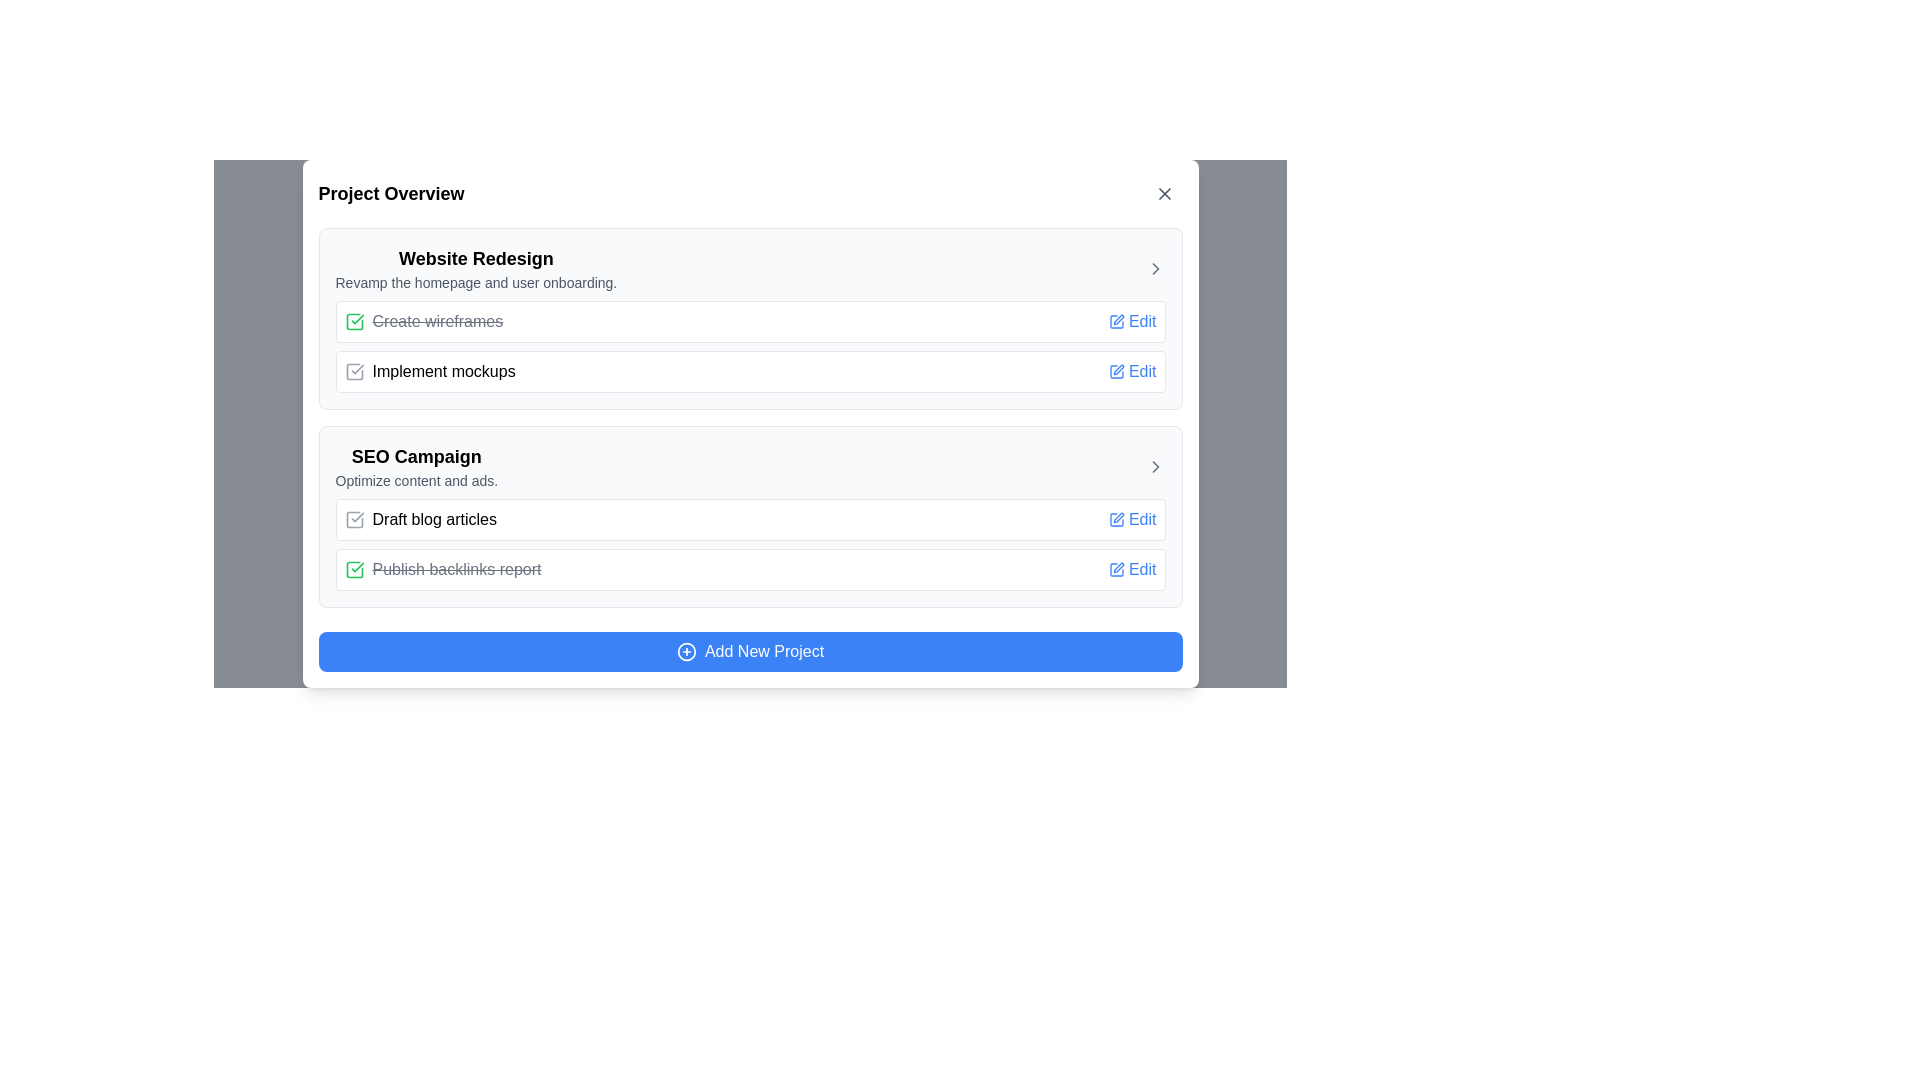  I want to click on the Chevron icon located on the right side of the 'SEO Campaign' section header, so click(1155, 466).